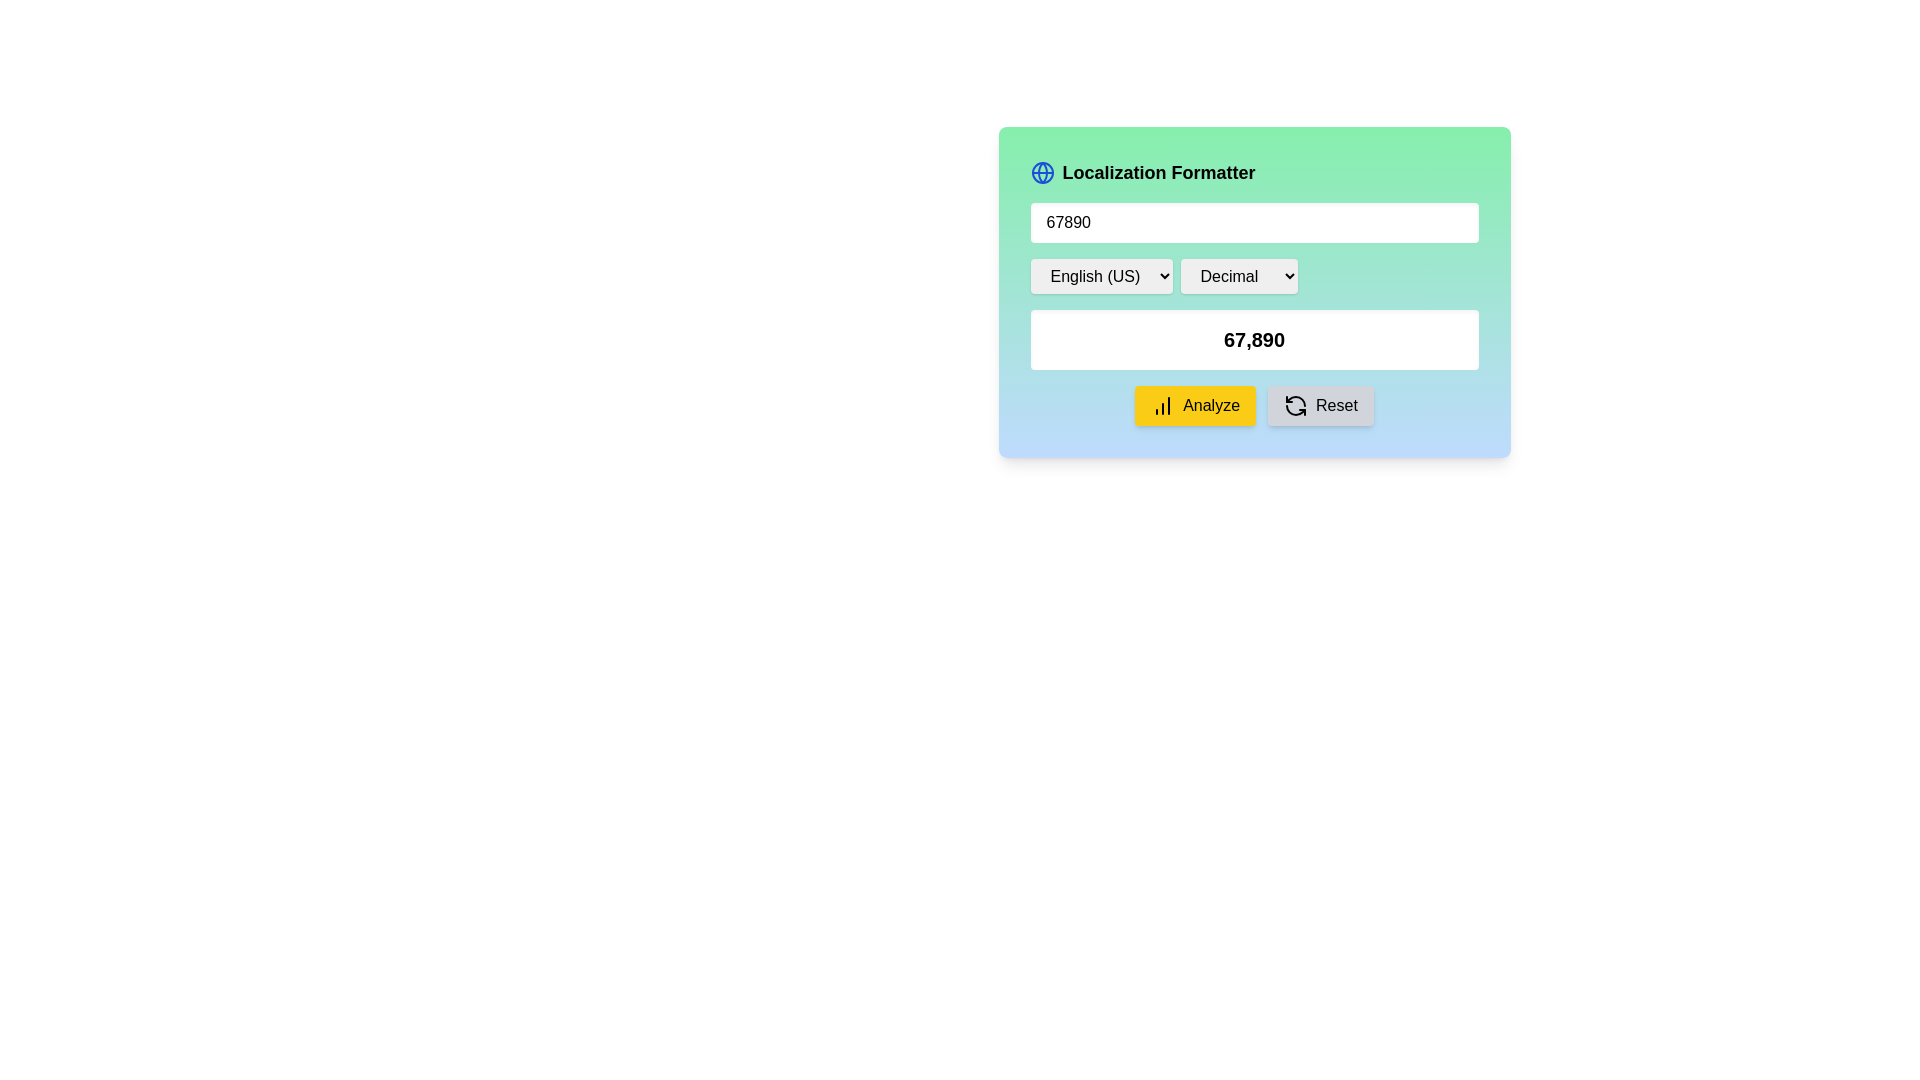 This screenshot has height=1080, width=1920. What do you see at coordinates (1100, 276) in the screenshot?
I see `the dropdown menu labeled 'English (US)'` at bounding box center [1100, 276].